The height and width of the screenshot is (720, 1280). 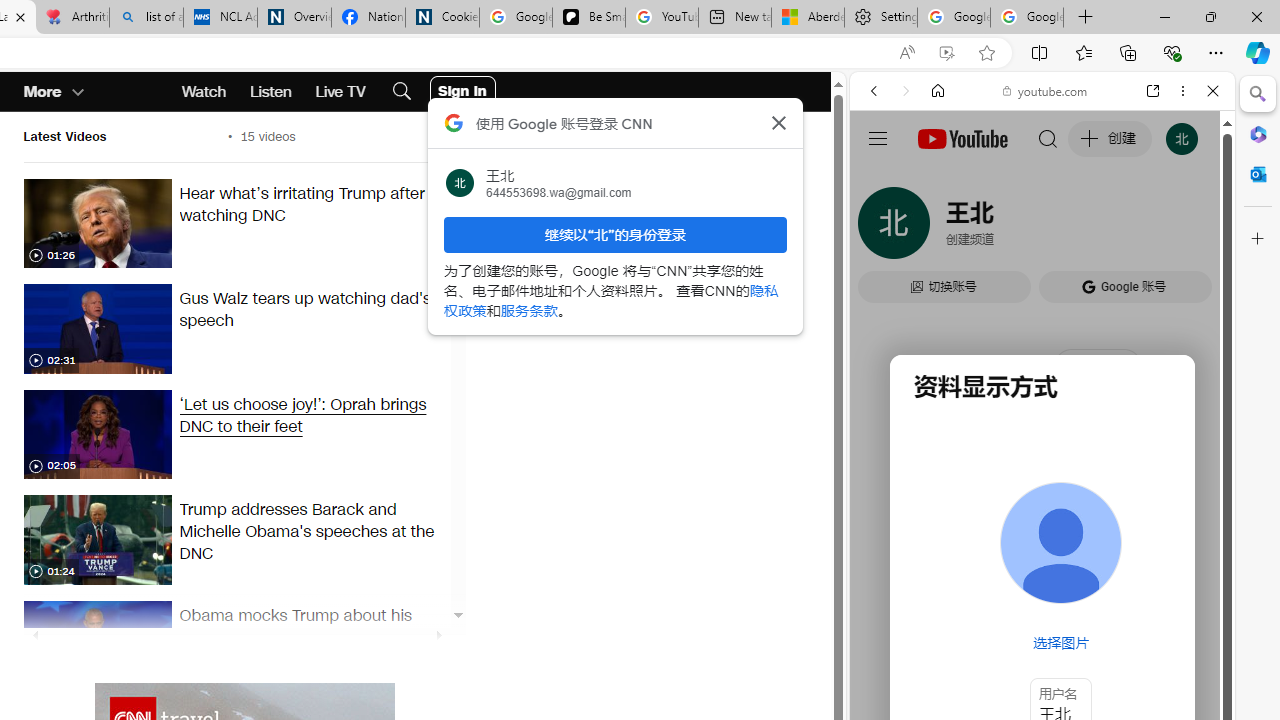 What do you see at coordinates (461, 92) in the screenshot?
I see `'User Account Log In Button'` at bounding box center [461, 92].